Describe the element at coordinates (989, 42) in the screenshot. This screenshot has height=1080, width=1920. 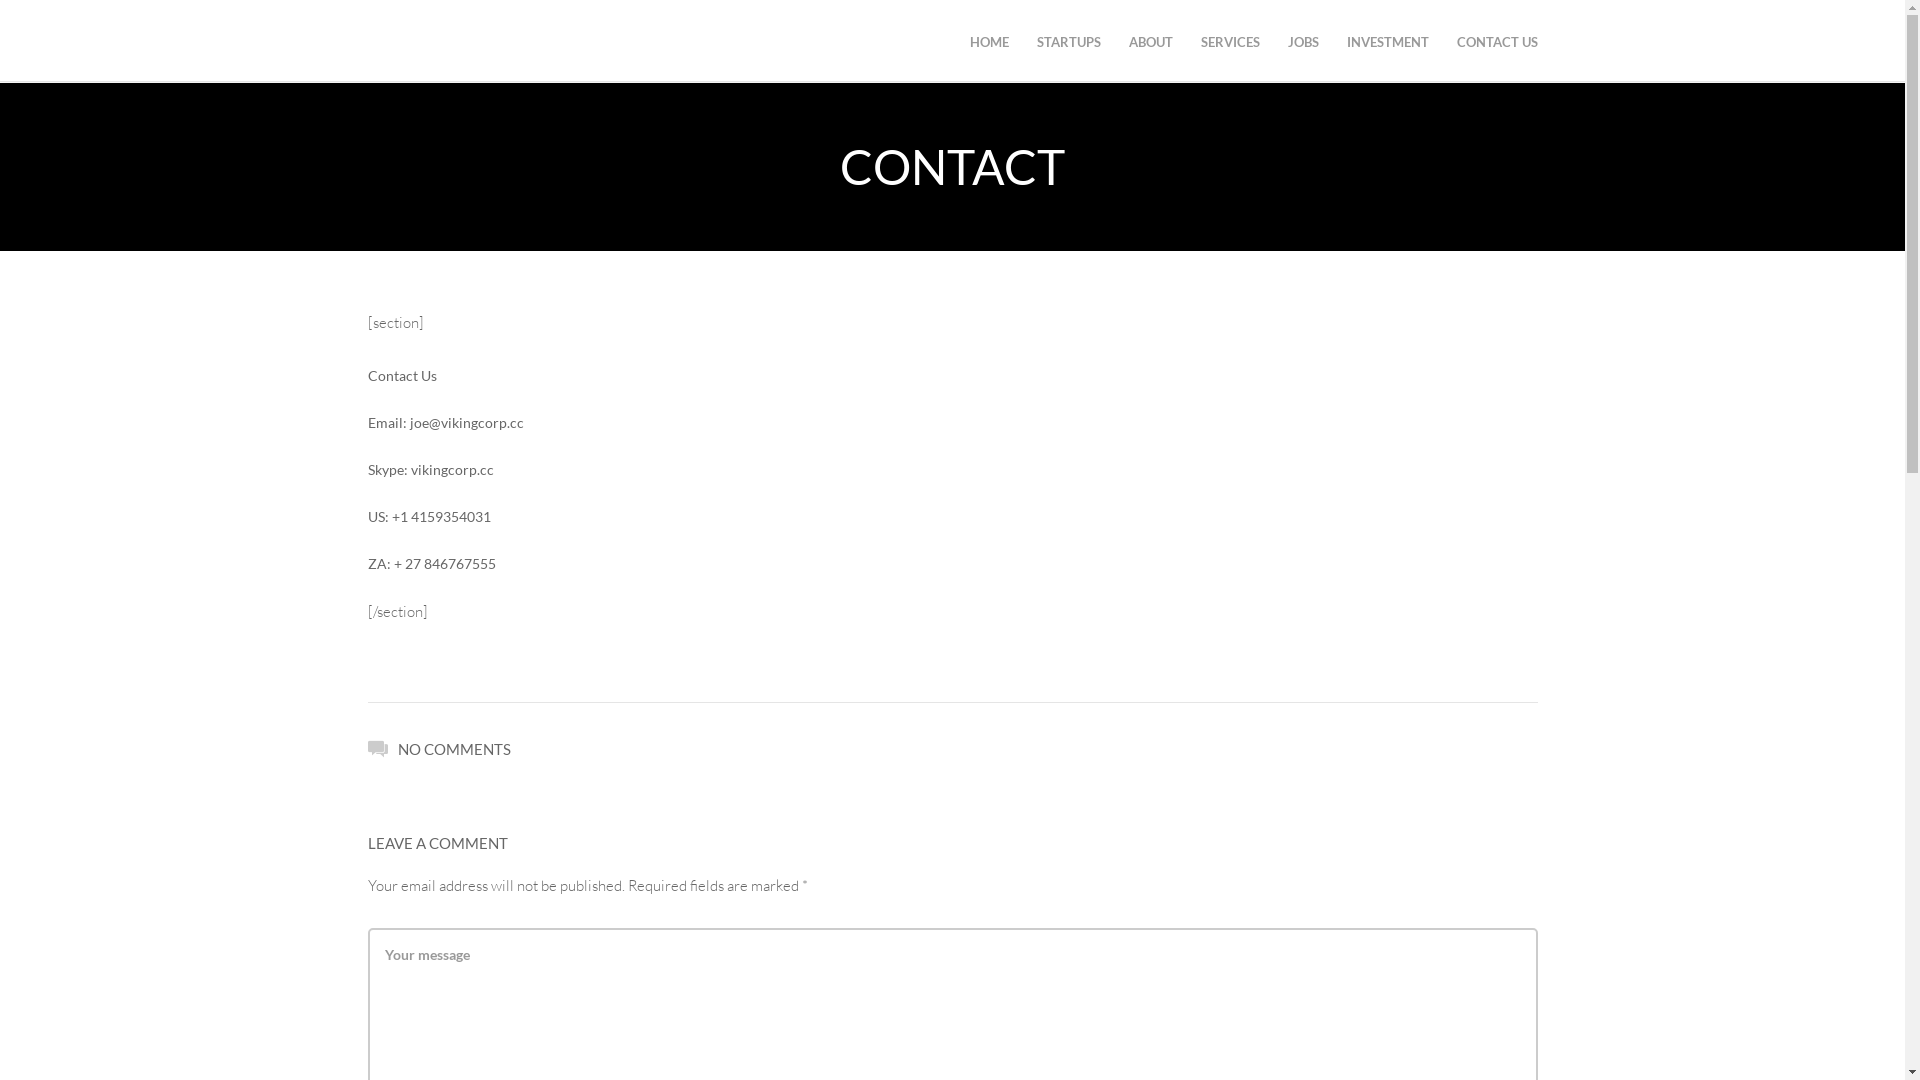
I see `'HOME'` at that location.